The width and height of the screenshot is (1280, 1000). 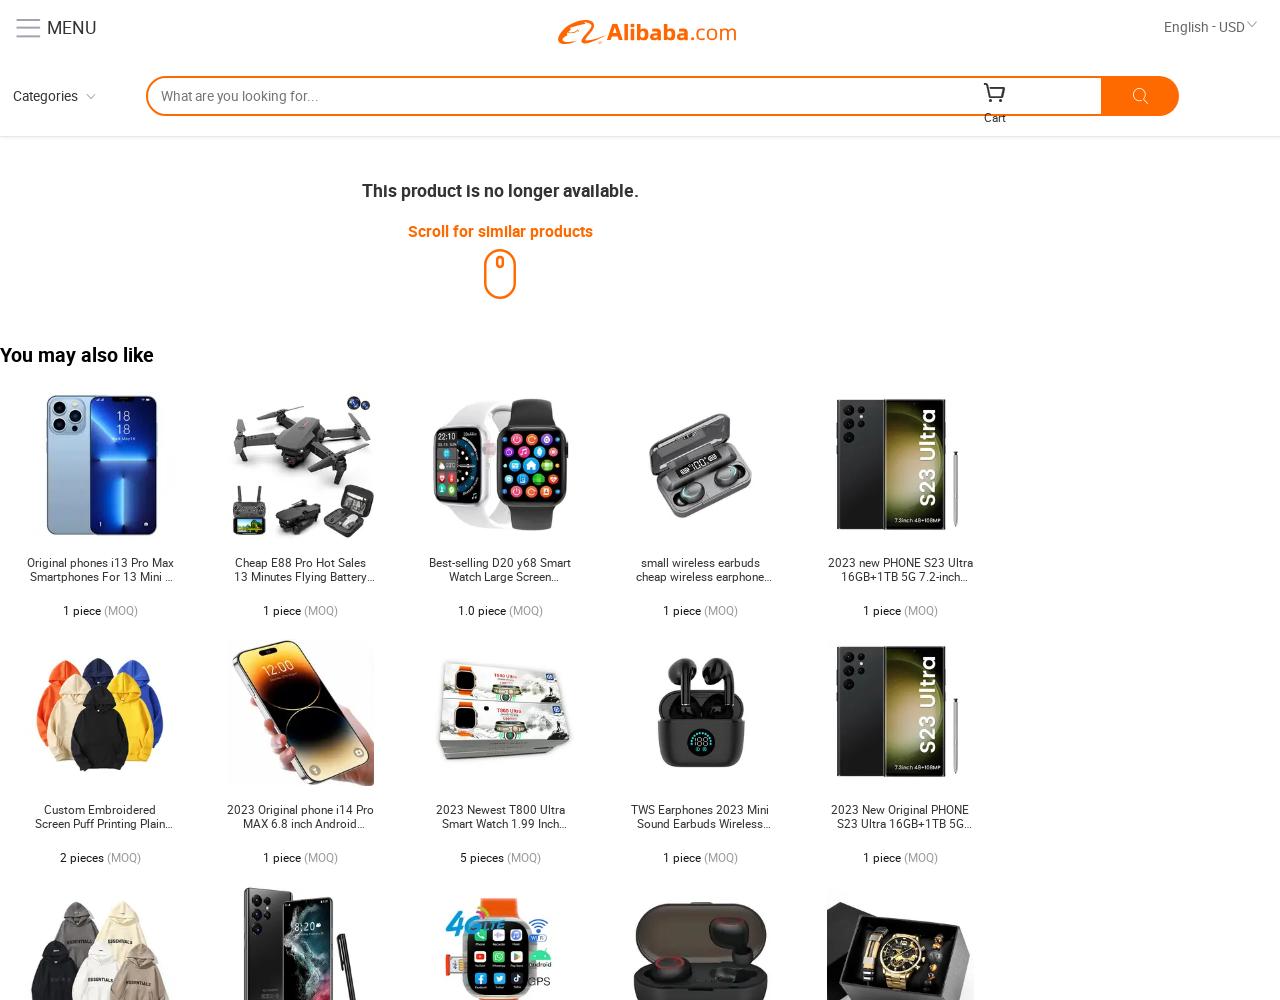 What do you see at coordinates (984, 116) in the screenshot?
I see `'Cart'` at bounding box center [984, 116].